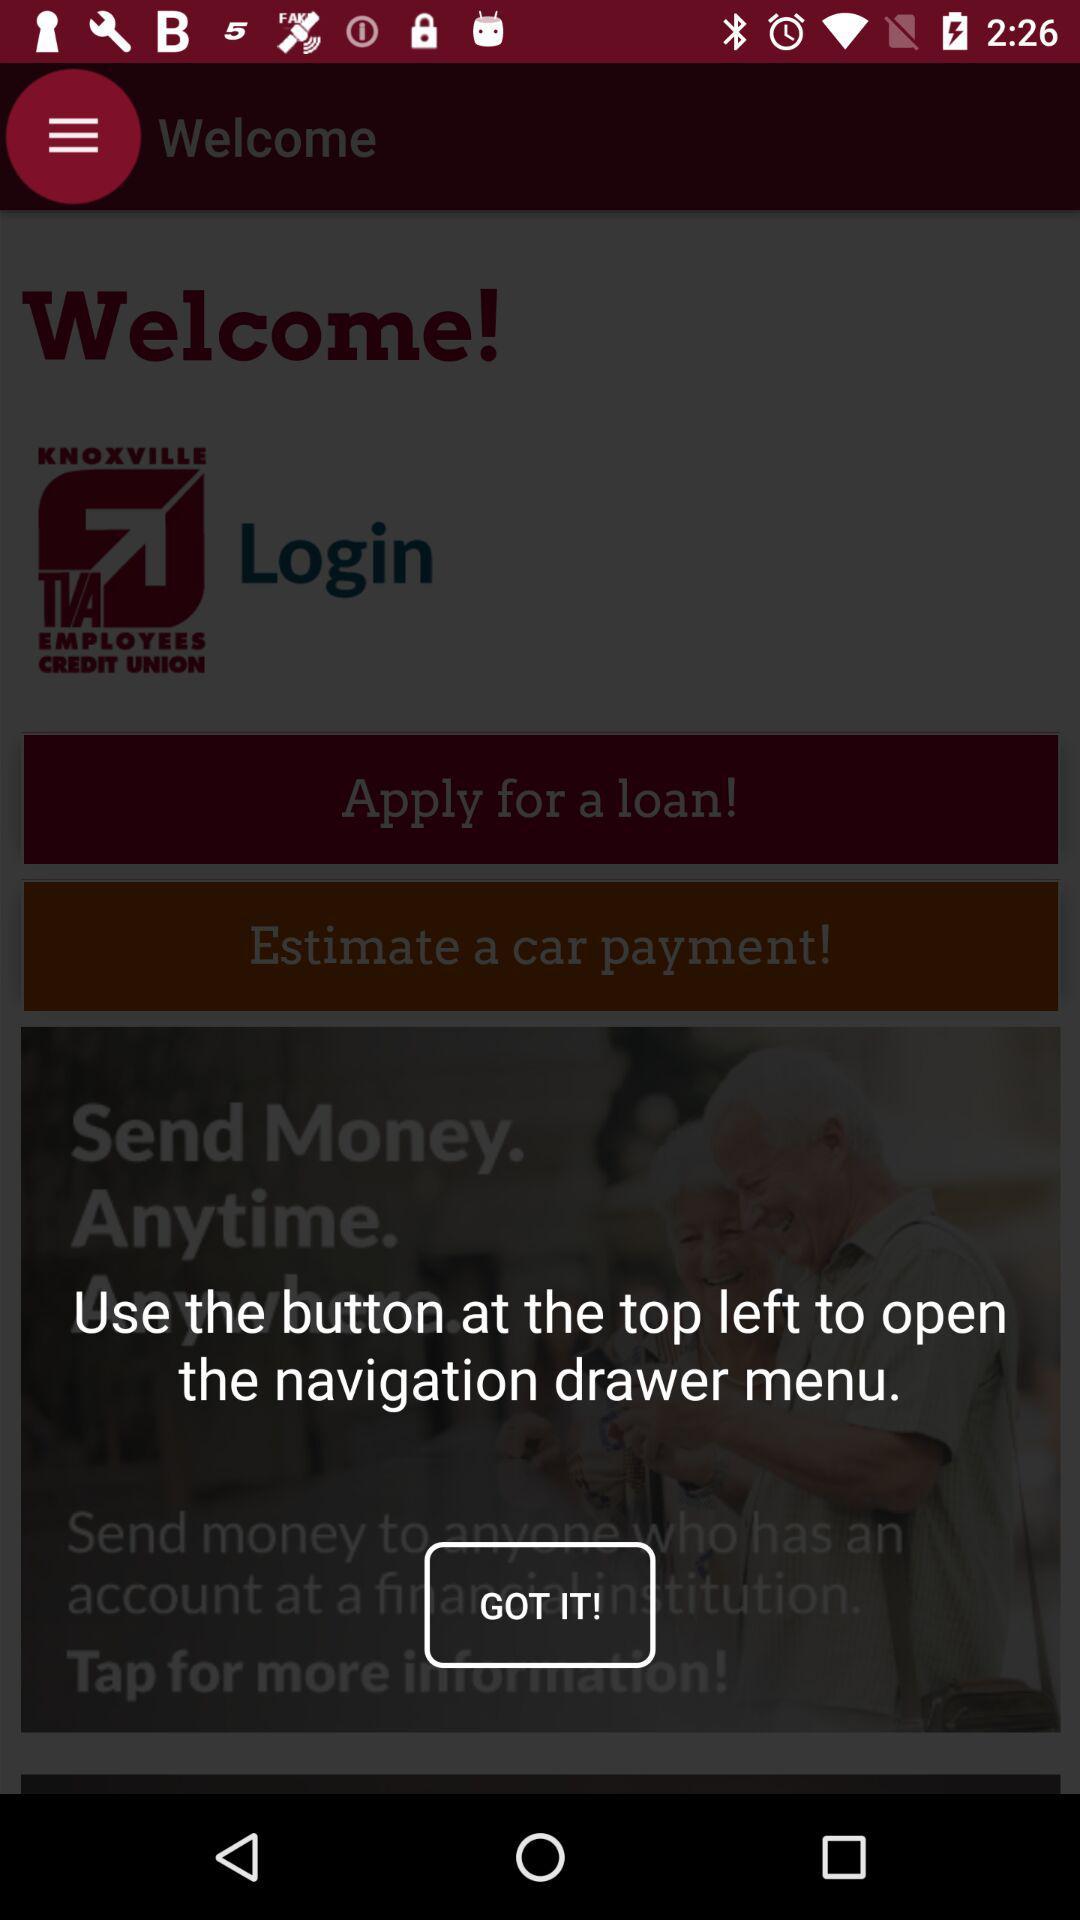 This screenshot has height=1920, width=1080. Describe the element at coordinates (540, 1604) in the screenshot. I see `the icon below the use the button icon` at that location.